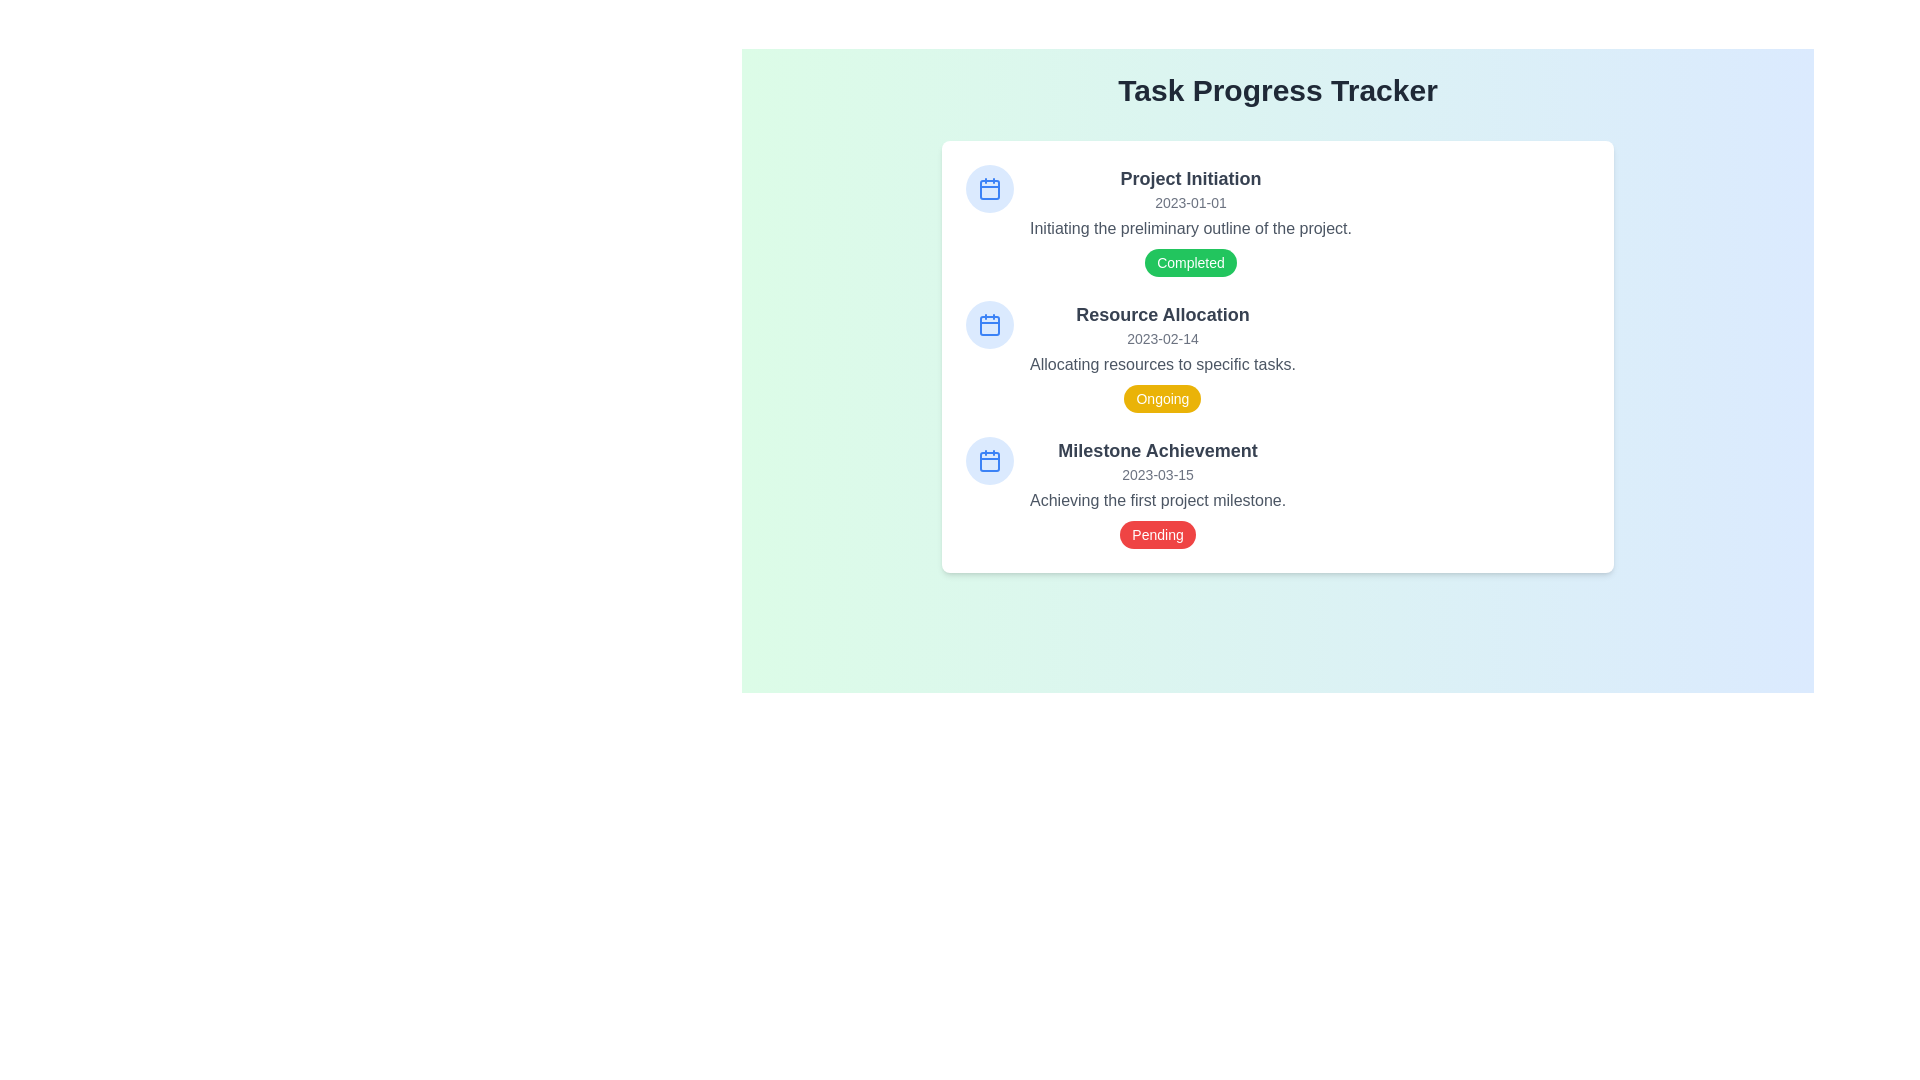 This screenshot has height=1080, width=1920. What do you see at coordinates (989, 323) in the screenshot?
I see `the circular icon with a light blue background and a calendar symbol, located in the top-left of the 'Resource Allocation' section` at bounding box center [989, 323].